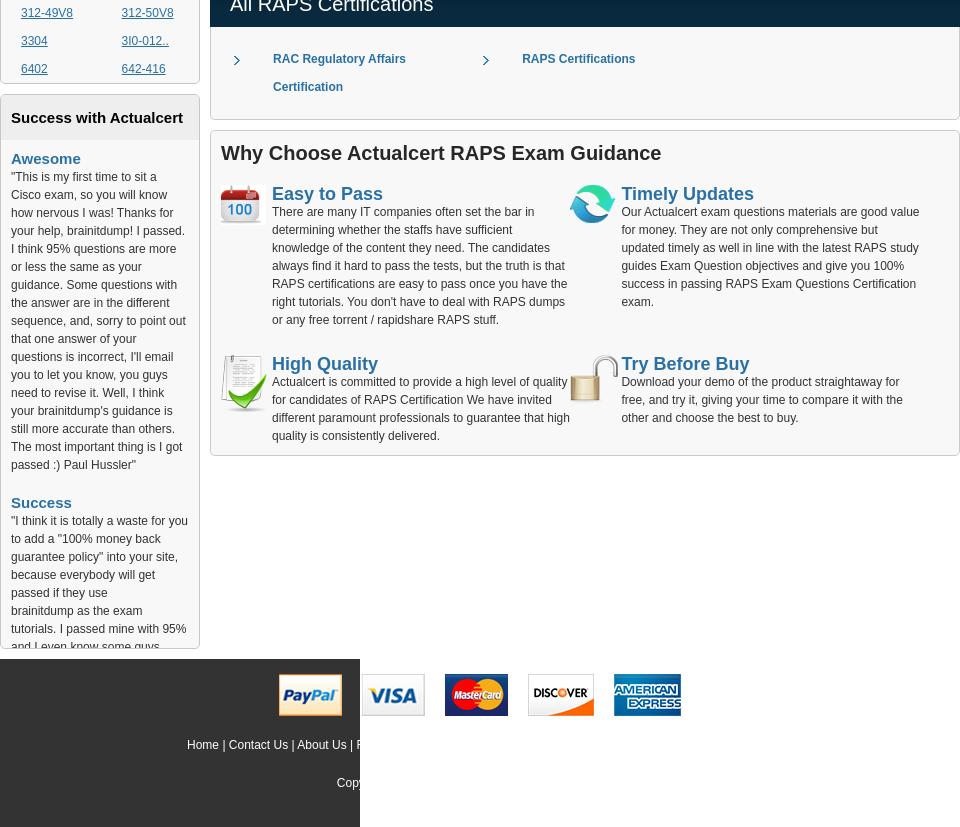  Describe the element at coordinates (684, 362) in the screenshot. I see `'Try Before Buy'` at that location.